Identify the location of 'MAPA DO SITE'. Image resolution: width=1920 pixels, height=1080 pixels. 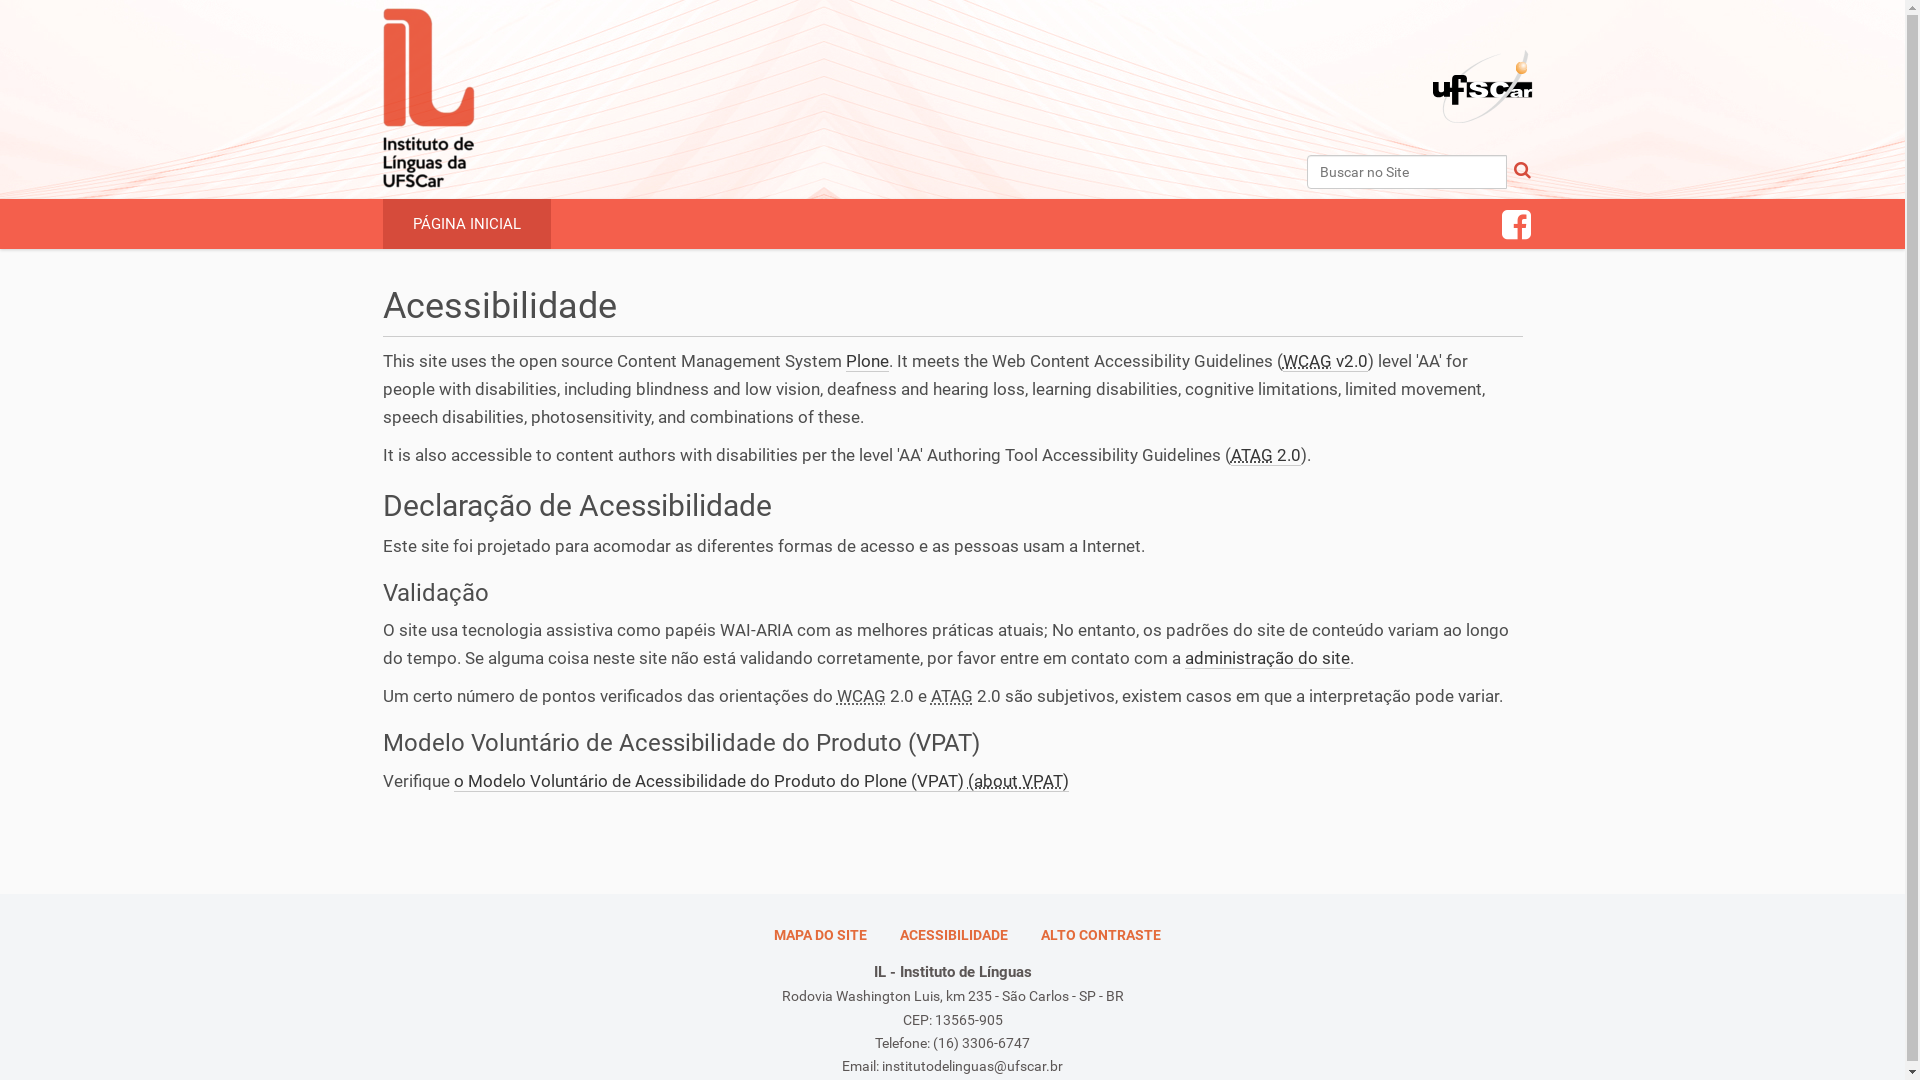
(820, 934).